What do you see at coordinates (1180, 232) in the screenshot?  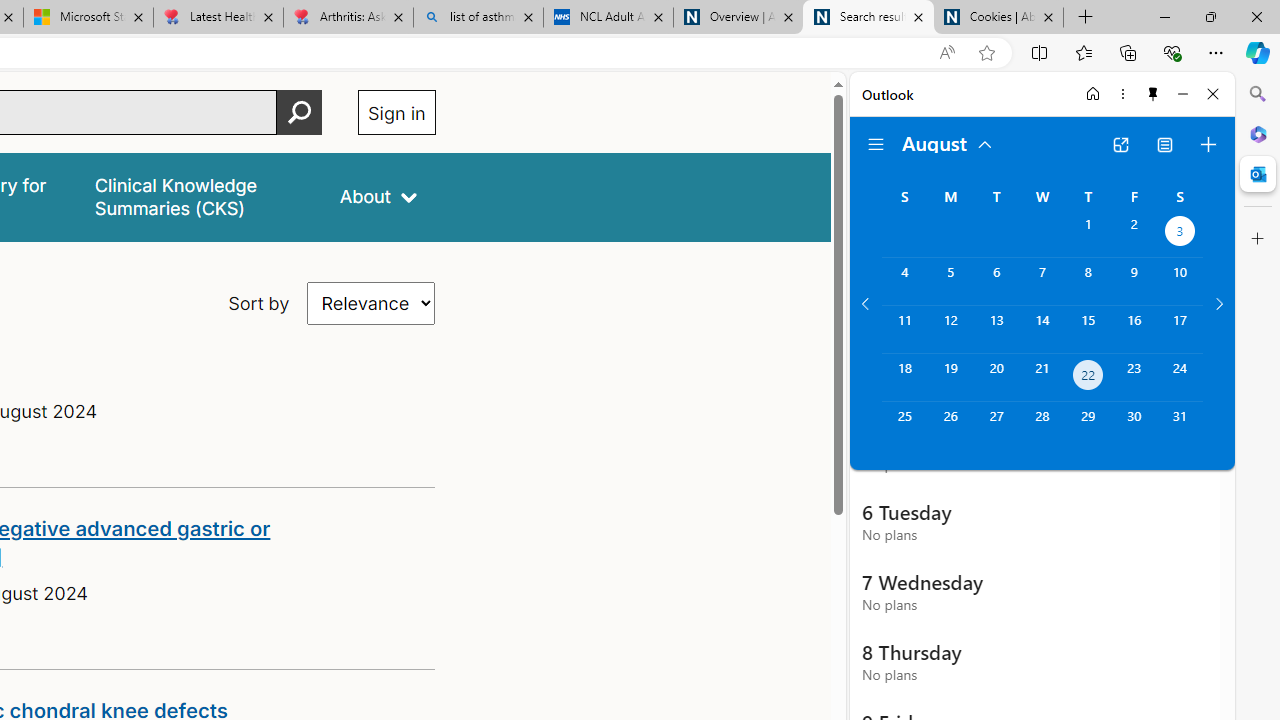 I see `'Saturday, August 3, 2024. Date selected. '` at bounding box center [1180, 232].